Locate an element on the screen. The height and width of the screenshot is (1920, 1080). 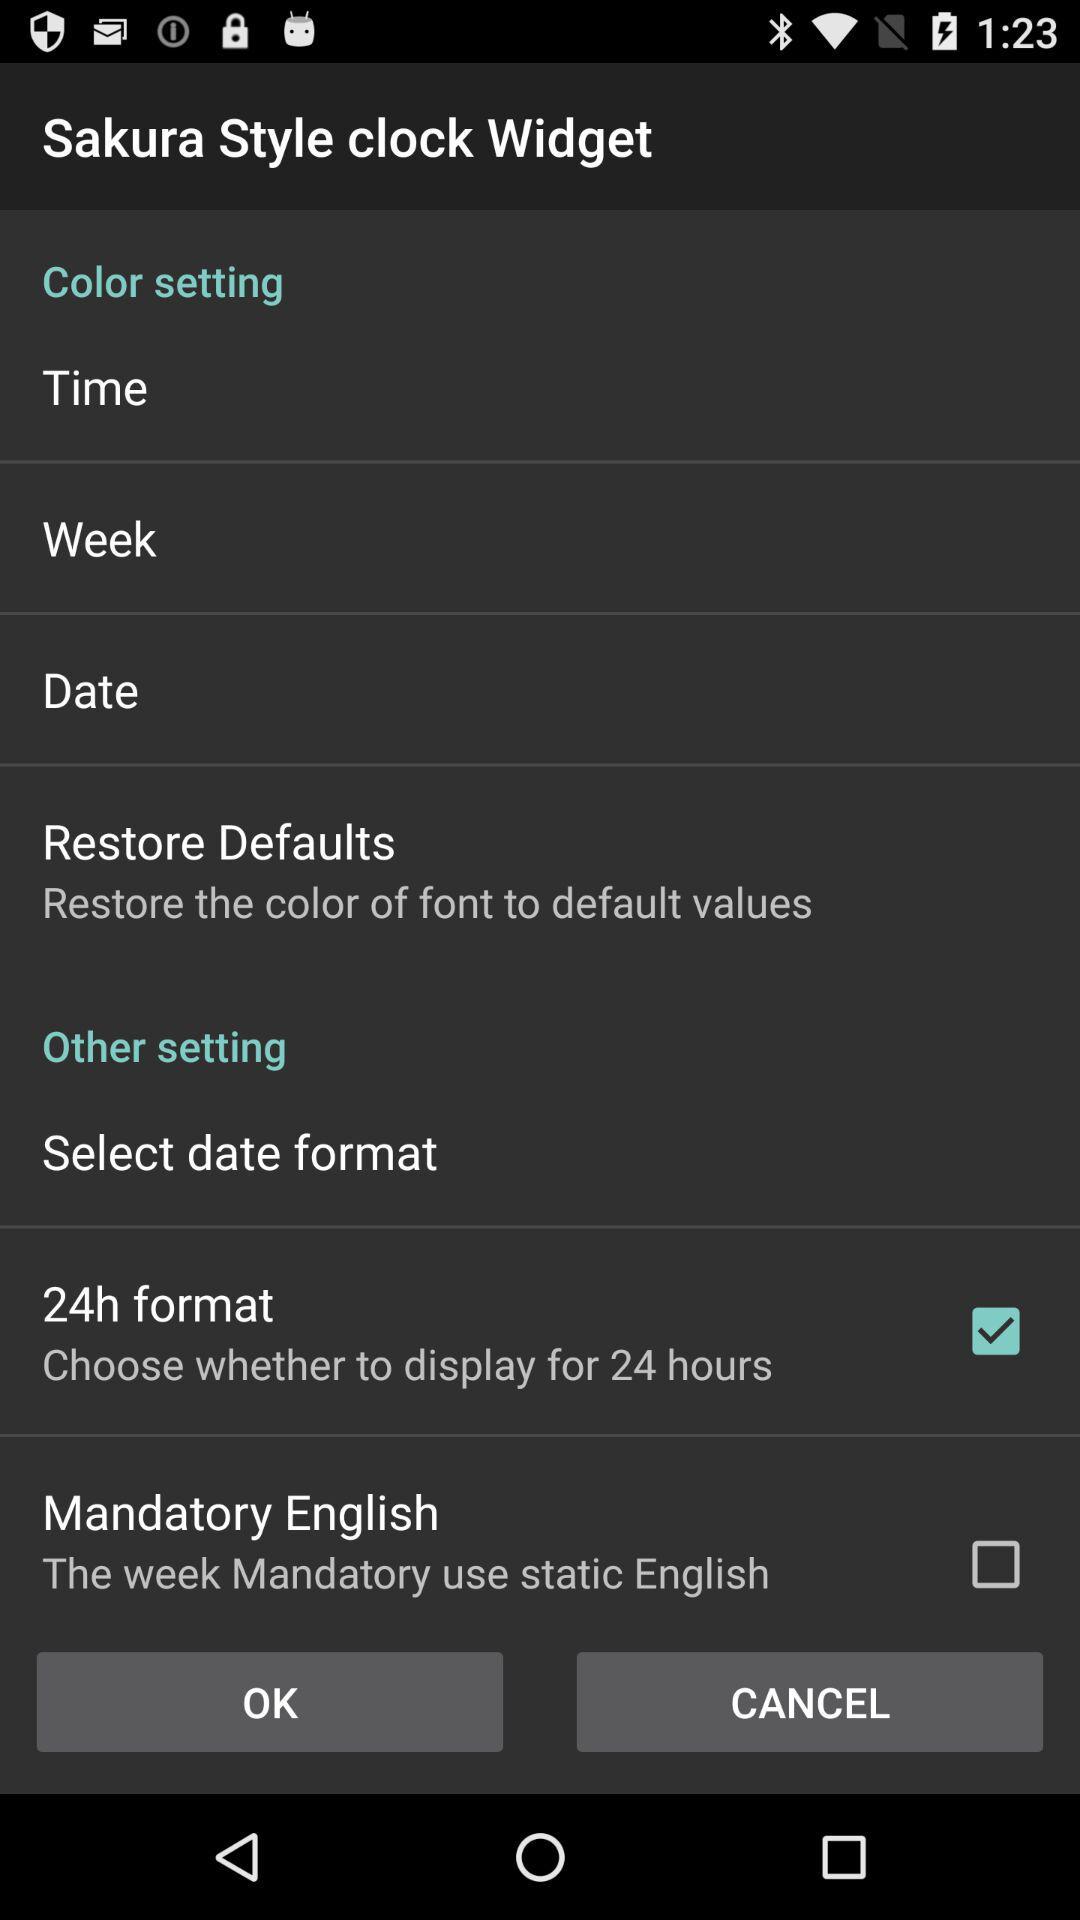
the choose whether to is located at coordinates (406, 1362).